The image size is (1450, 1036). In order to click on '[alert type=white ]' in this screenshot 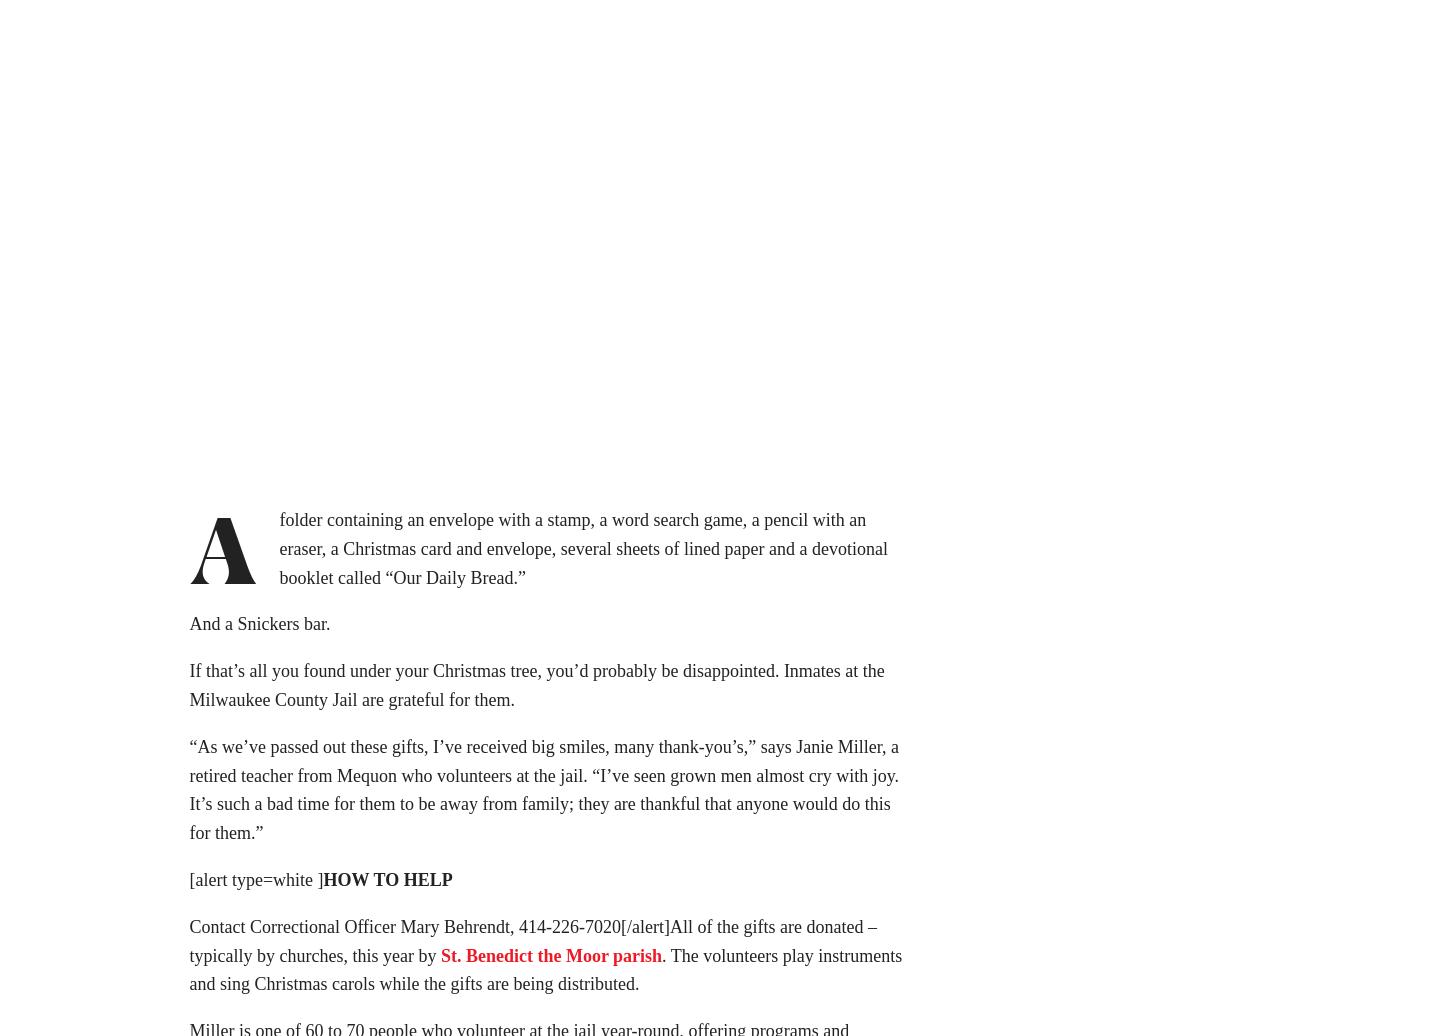, I will do `click(256, 885)`.